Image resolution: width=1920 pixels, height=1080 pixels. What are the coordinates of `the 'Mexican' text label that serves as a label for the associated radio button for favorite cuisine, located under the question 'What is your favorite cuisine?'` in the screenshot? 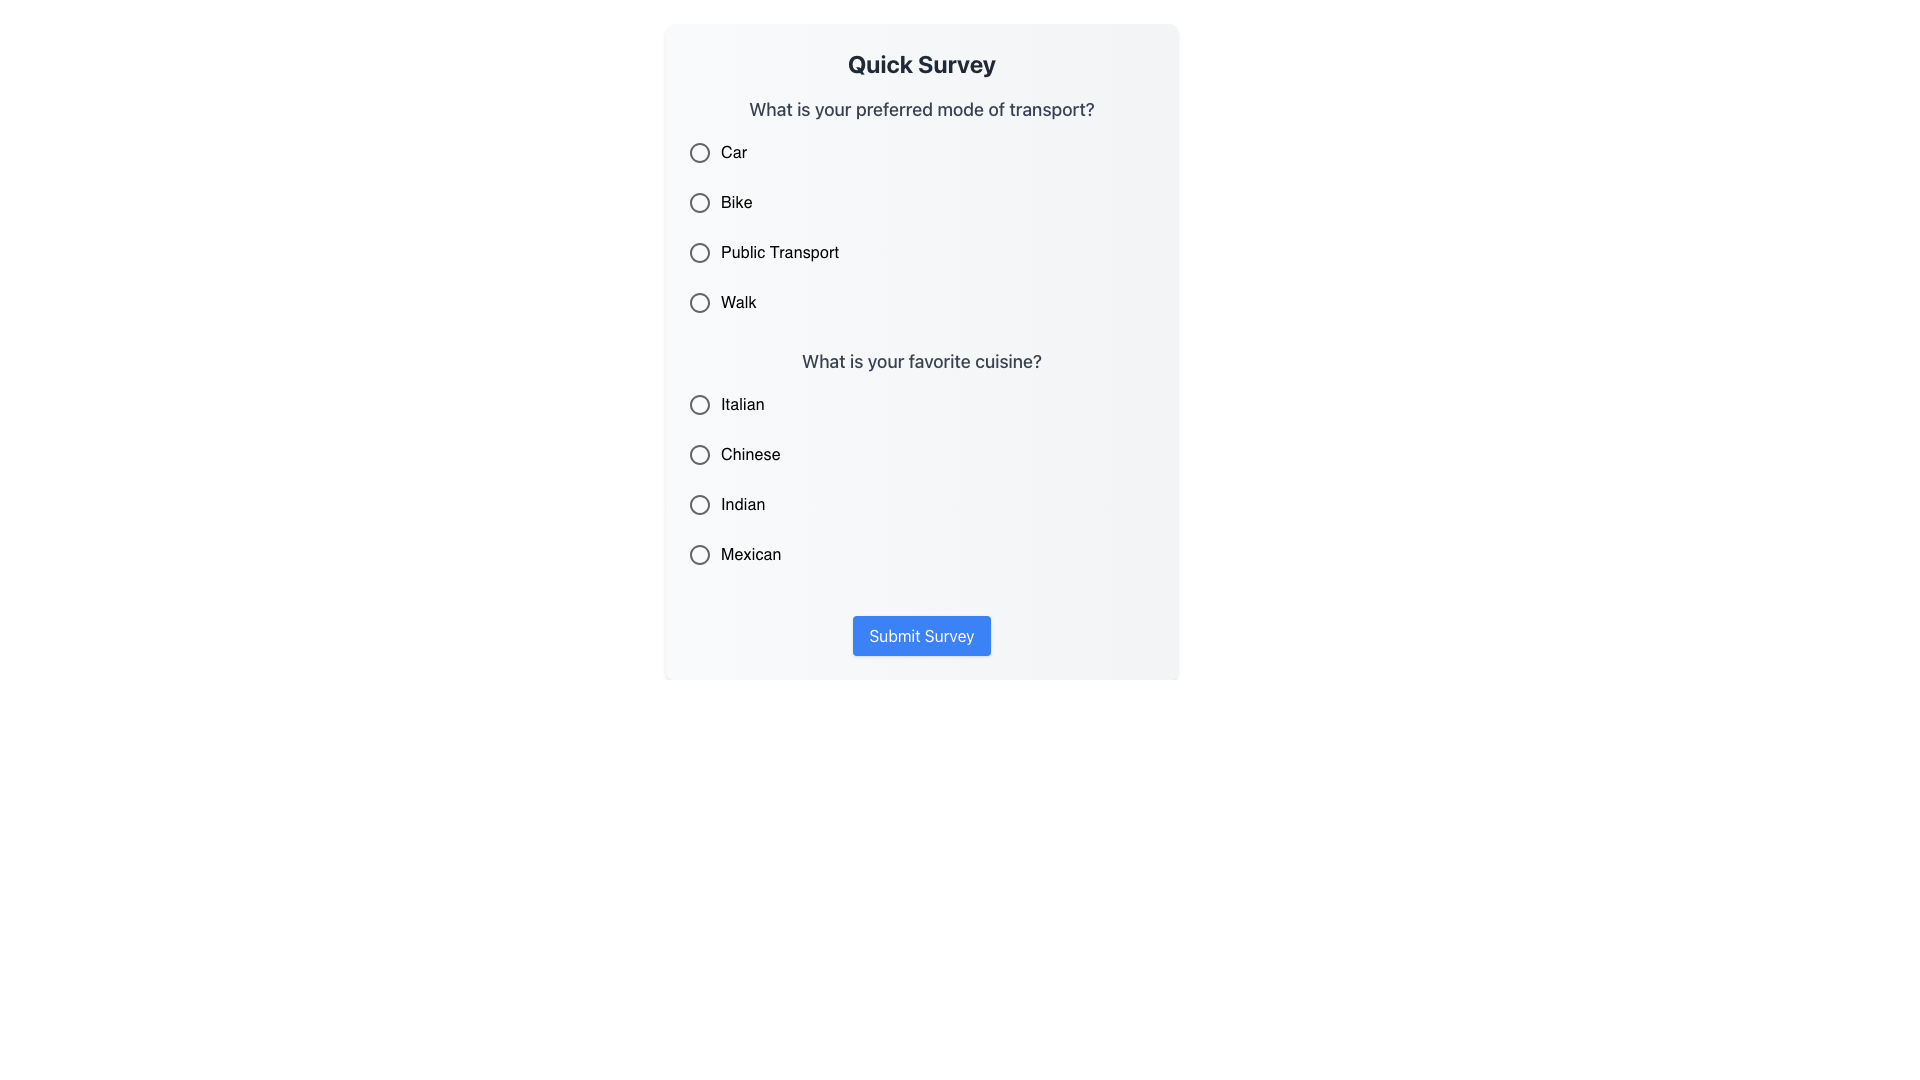 It's located at (750, 555).